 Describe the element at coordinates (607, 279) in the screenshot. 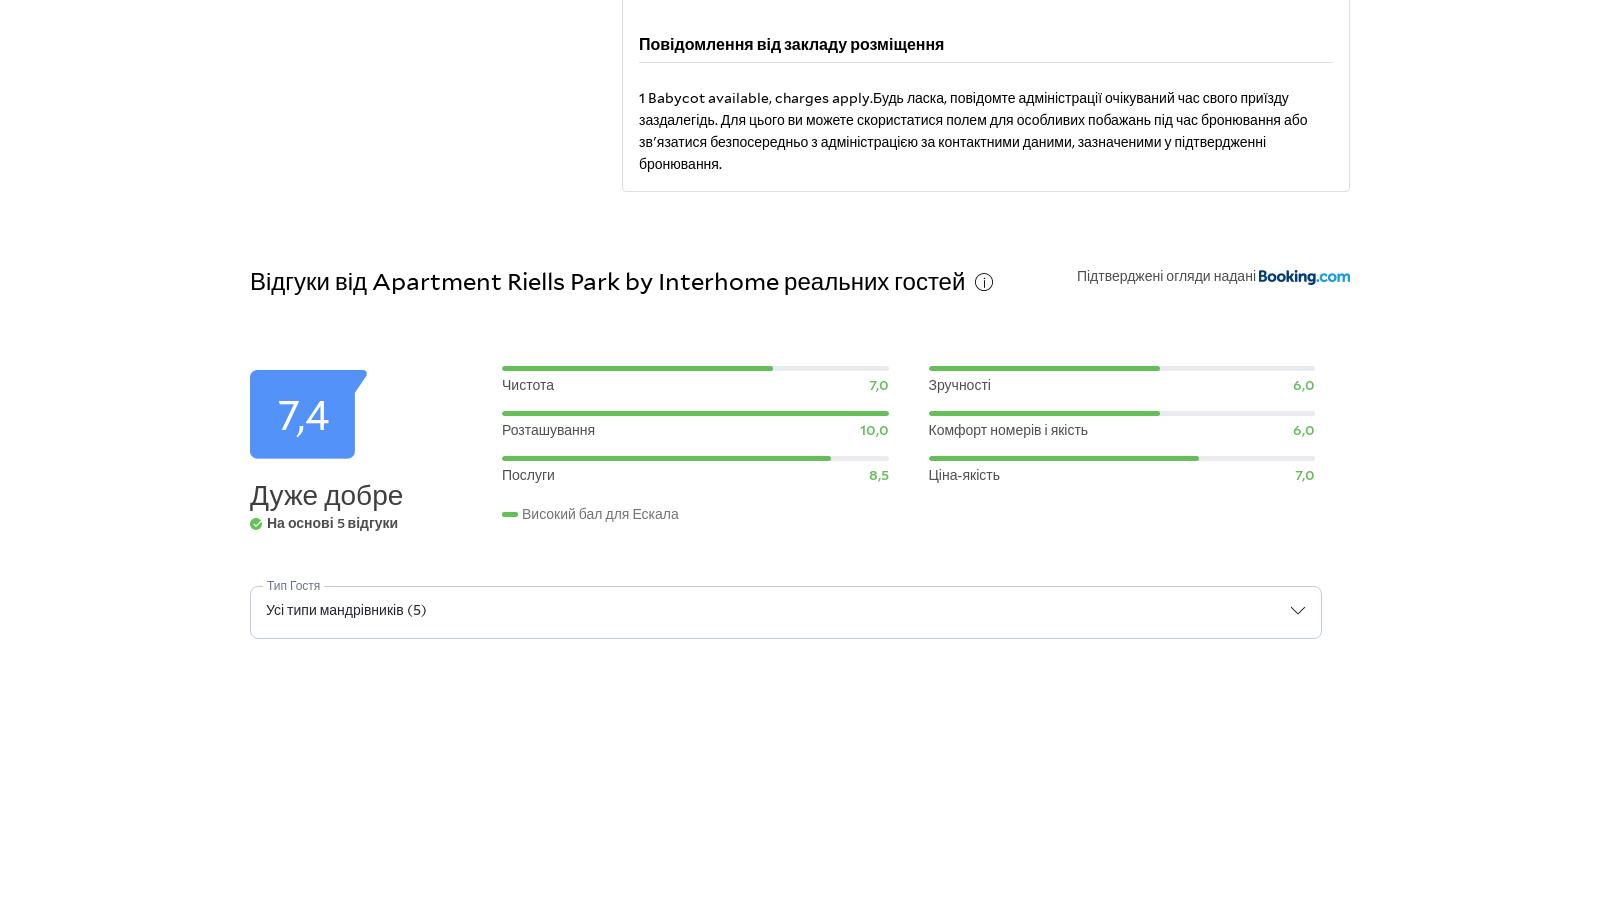

I see `'Відгуки від Apartment Riells Park by Interhome реальних гостей'` at that location.